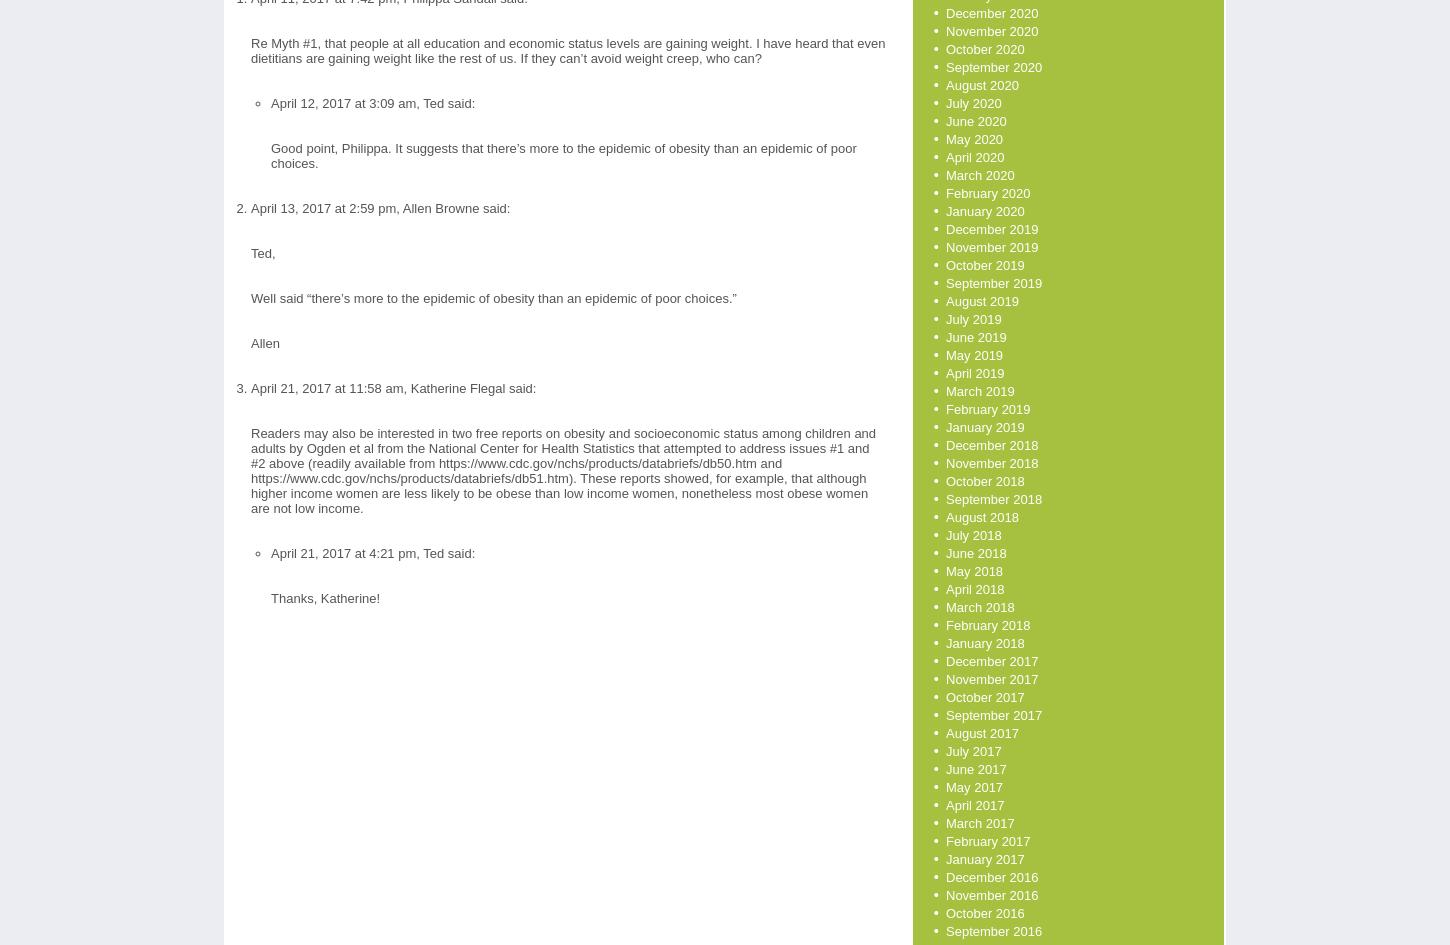  What do you see at coordinates (974, 589) in the screenshot?
I see `'April 2018'` at bounding box center [974, 589].